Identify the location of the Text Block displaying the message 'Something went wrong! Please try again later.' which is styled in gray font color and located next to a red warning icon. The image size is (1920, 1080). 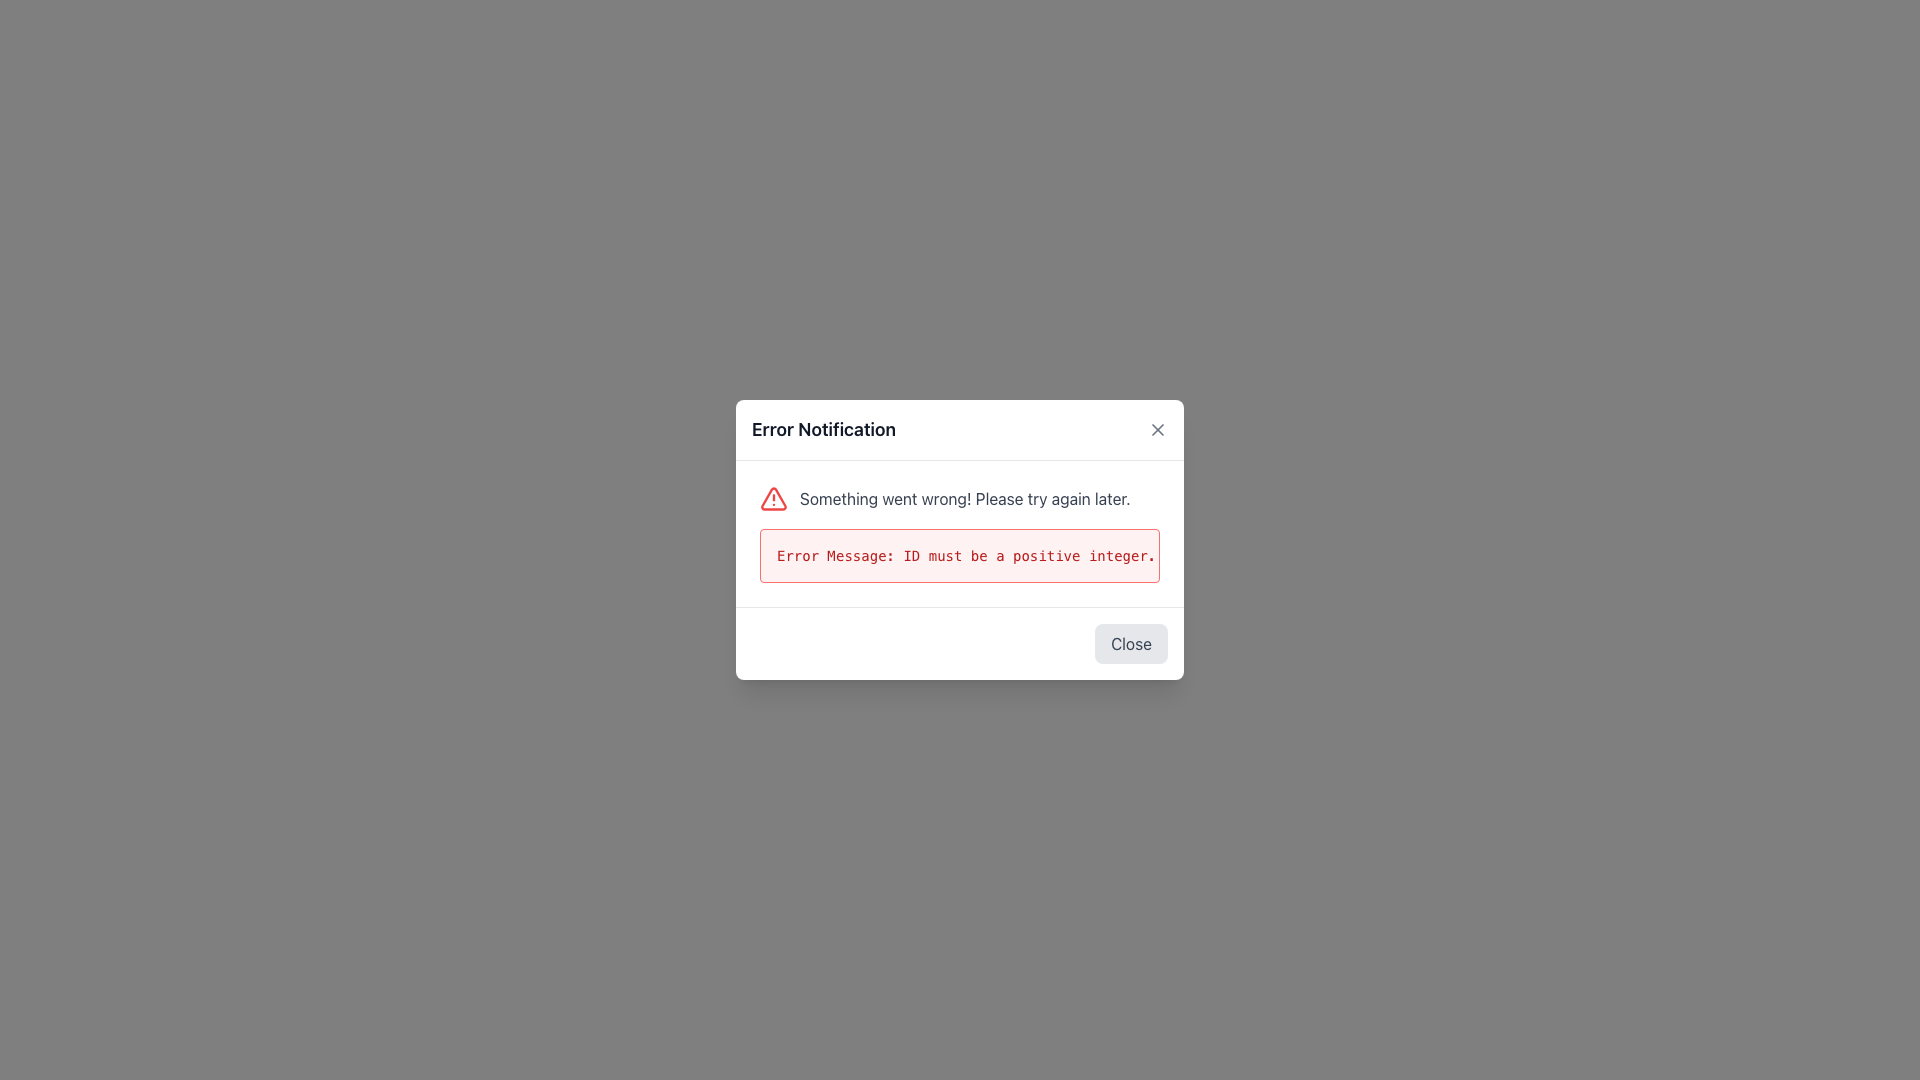
(965, 497).